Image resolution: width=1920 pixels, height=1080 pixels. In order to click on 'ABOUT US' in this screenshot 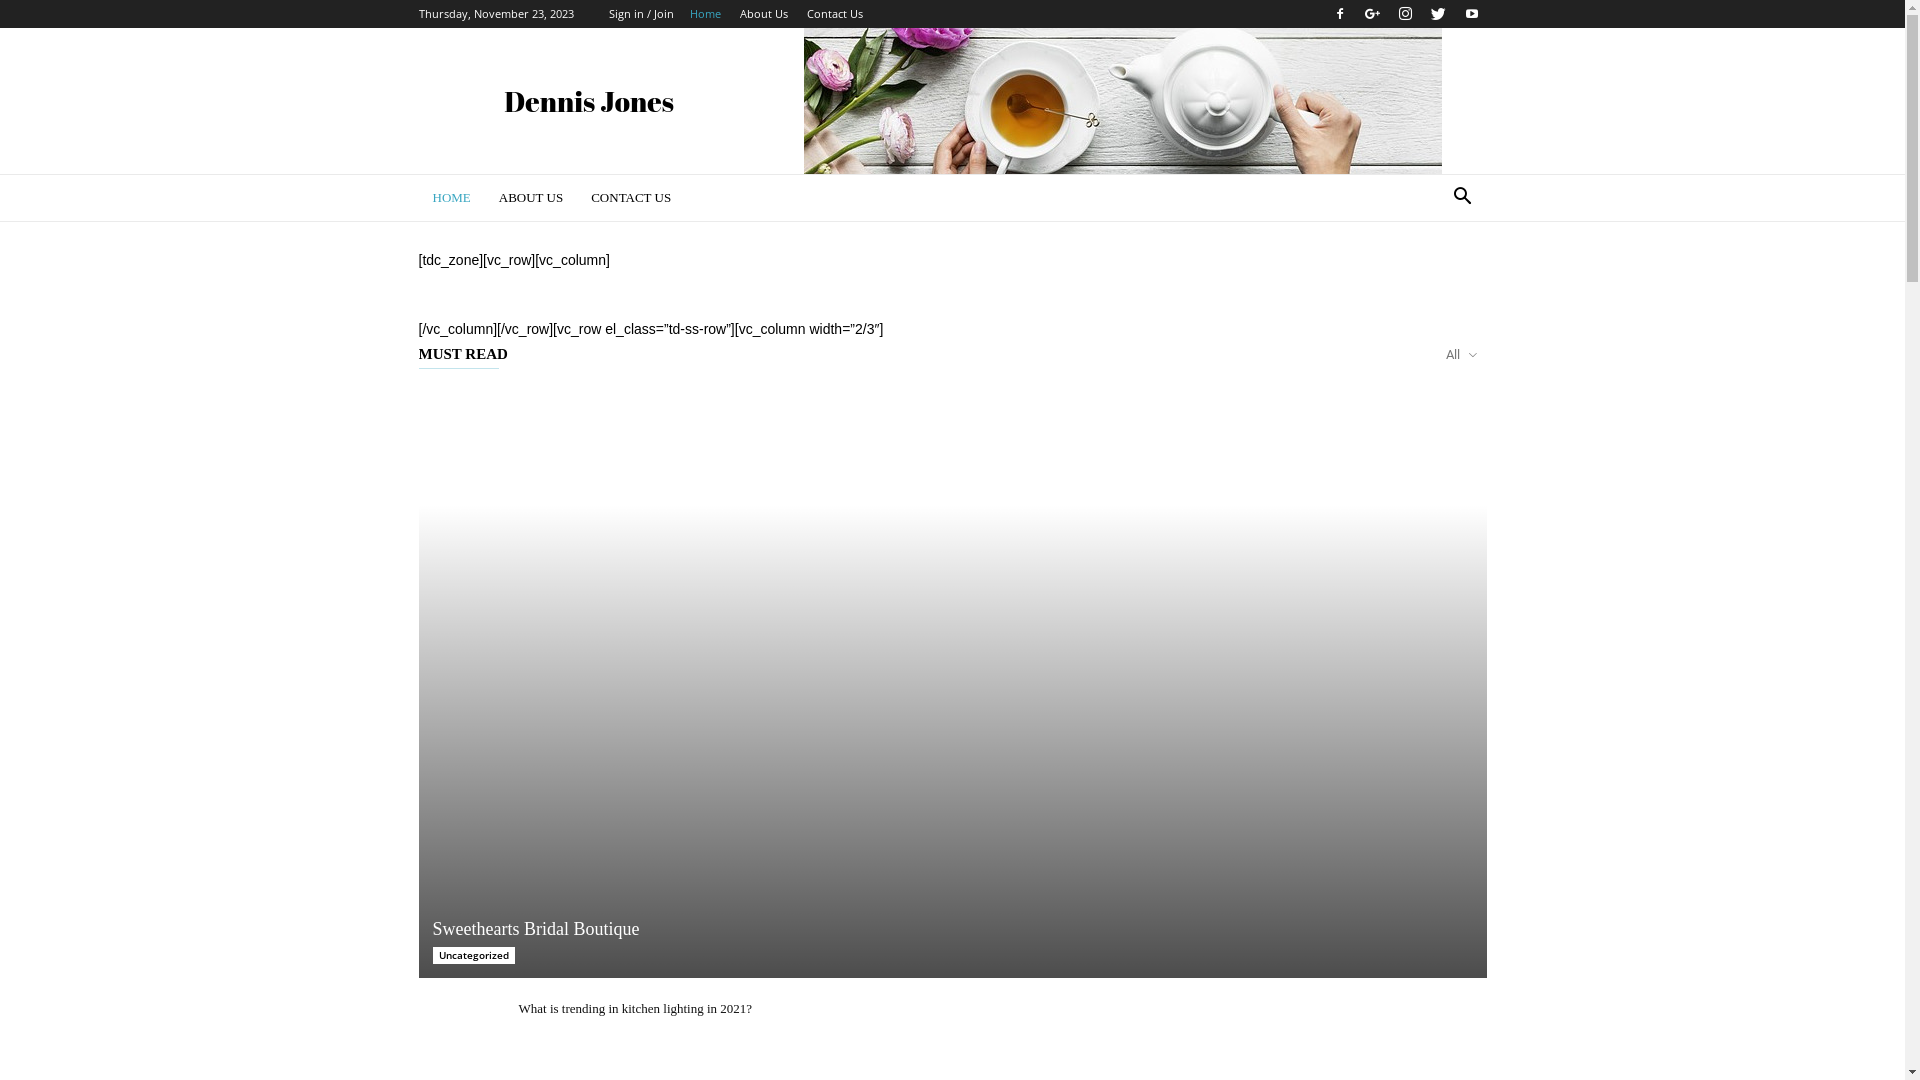, I will do `click(531, 197)`.